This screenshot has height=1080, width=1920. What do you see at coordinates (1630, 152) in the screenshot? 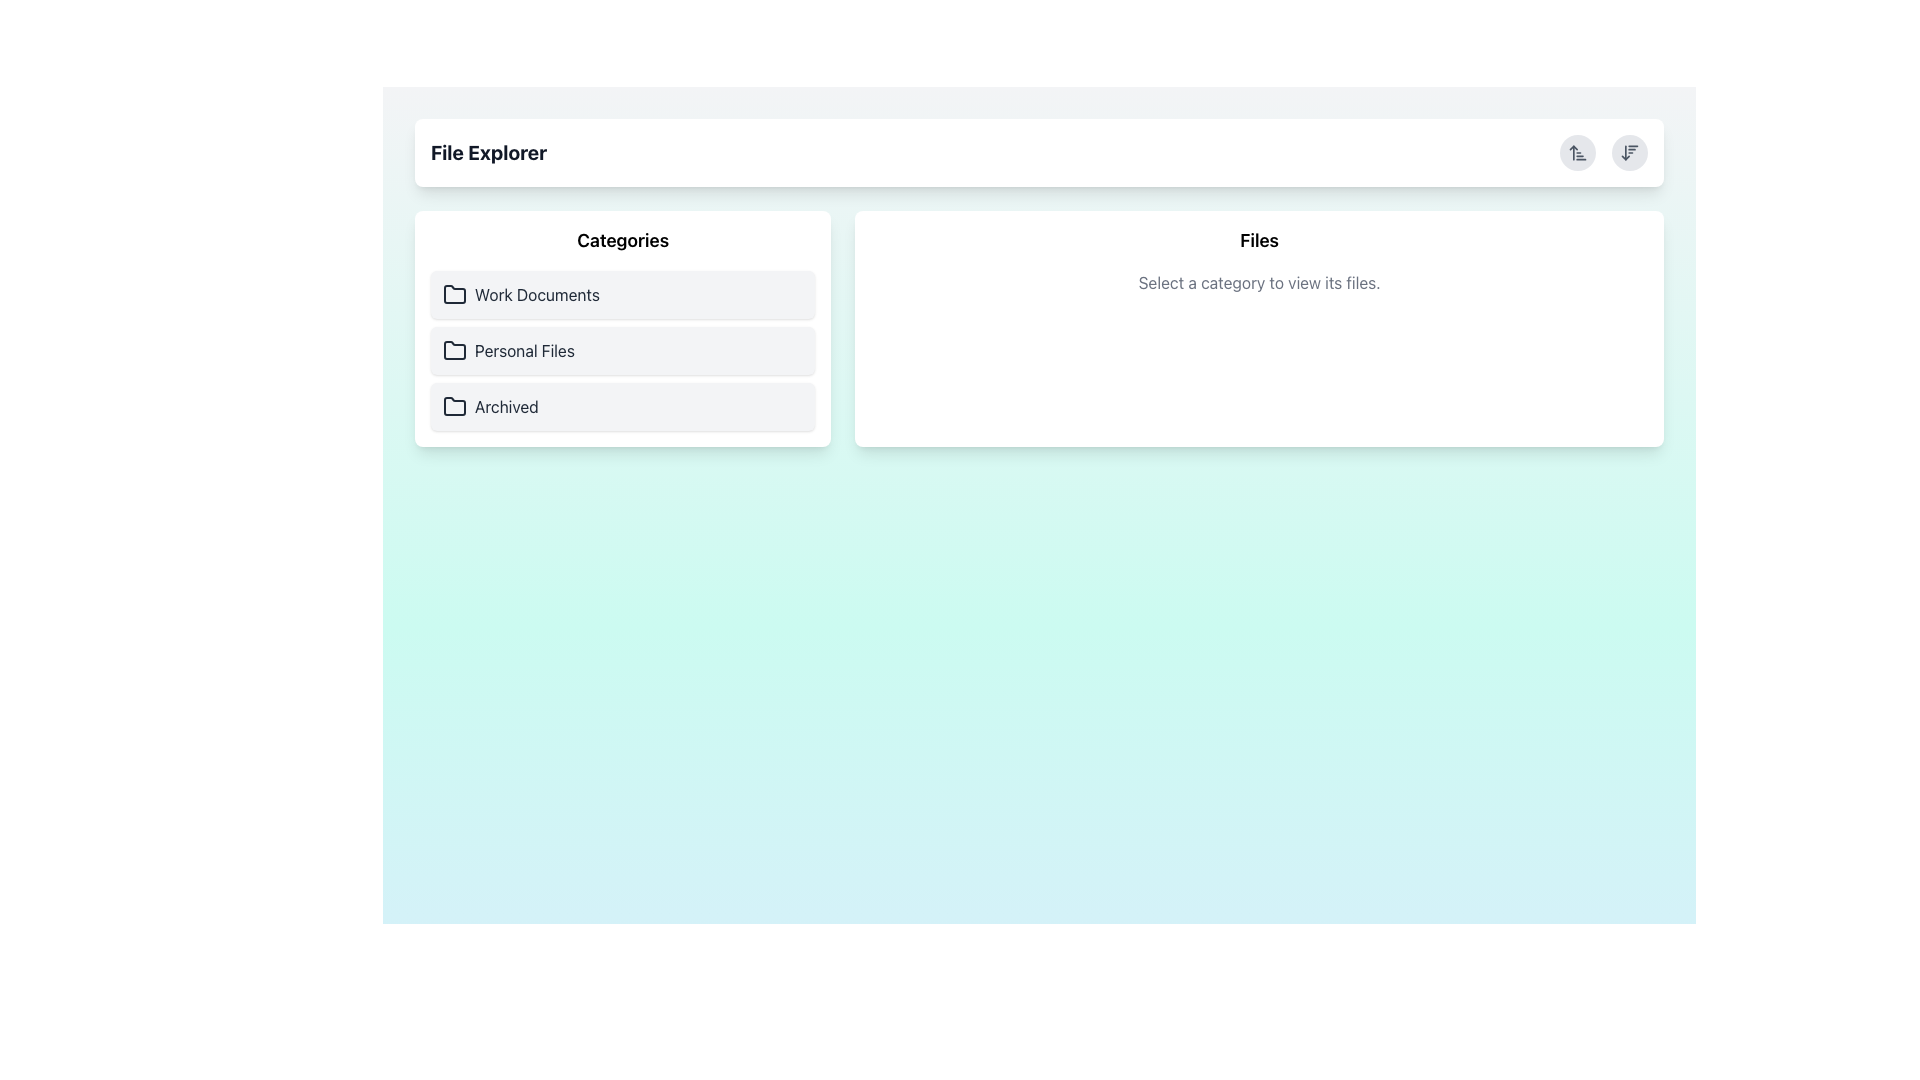
I see `the Sort icon, which is a gray arrow-down icon located in a rounded button at the top right corner of the navigation bar` at bounding box center [1630, 152].